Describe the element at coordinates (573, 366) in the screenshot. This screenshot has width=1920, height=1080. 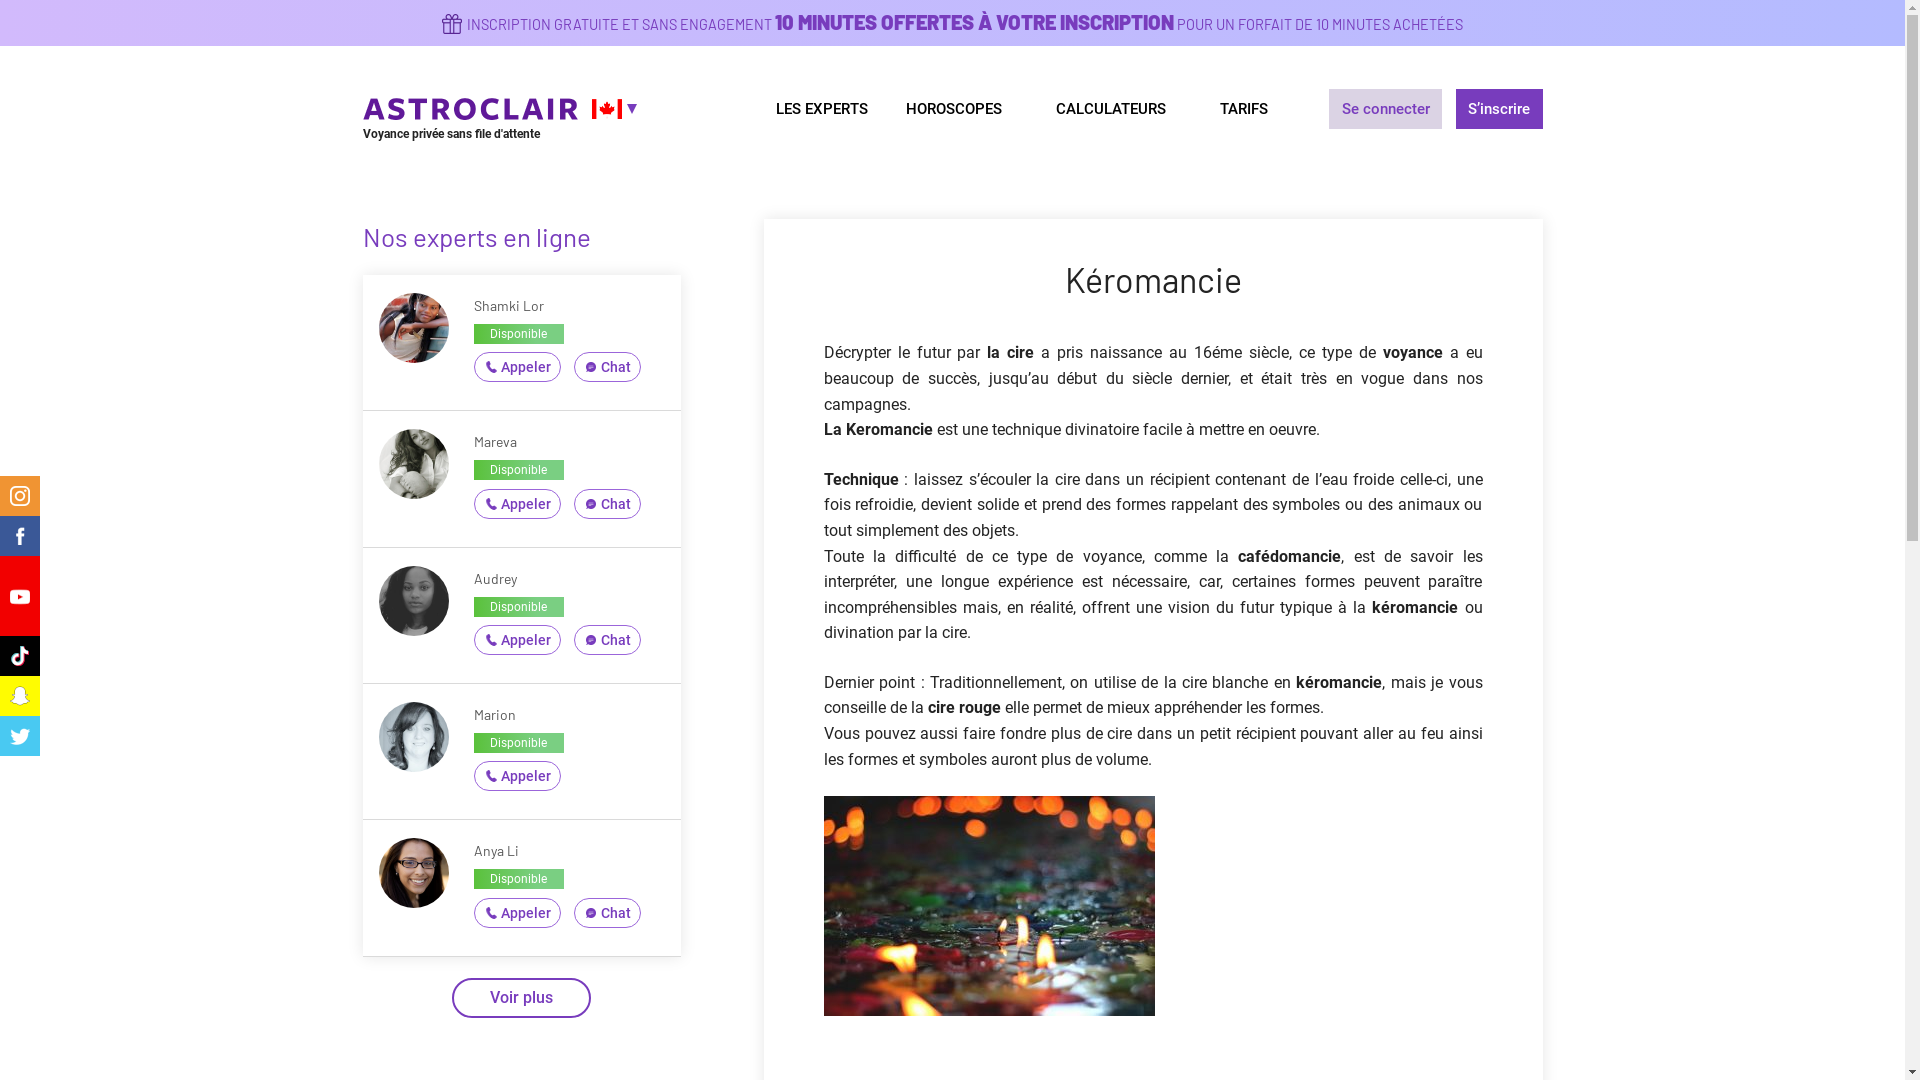
I see `'Chat'` at that location.